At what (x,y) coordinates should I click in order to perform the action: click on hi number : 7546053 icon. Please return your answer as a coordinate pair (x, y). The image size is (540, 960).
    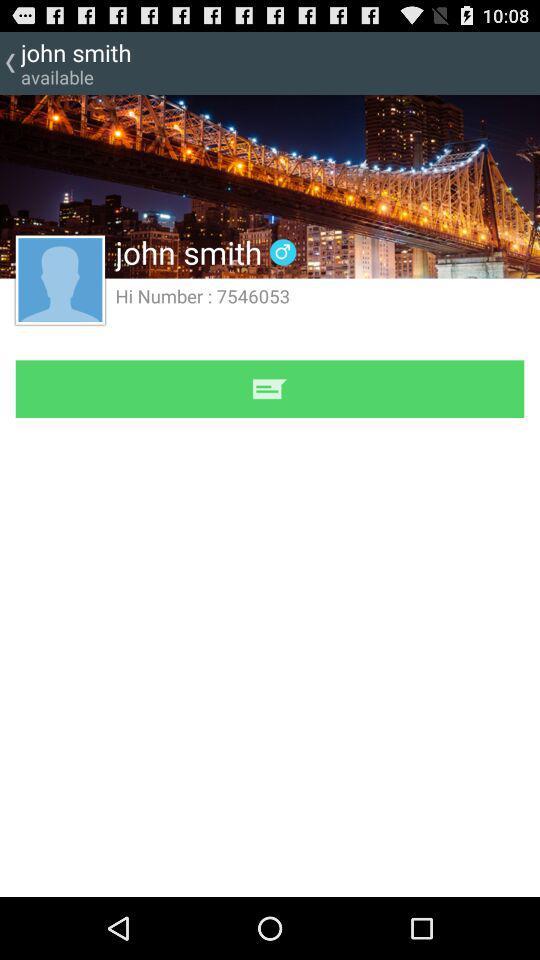
    Looking at the image, I should click on (202, 294).